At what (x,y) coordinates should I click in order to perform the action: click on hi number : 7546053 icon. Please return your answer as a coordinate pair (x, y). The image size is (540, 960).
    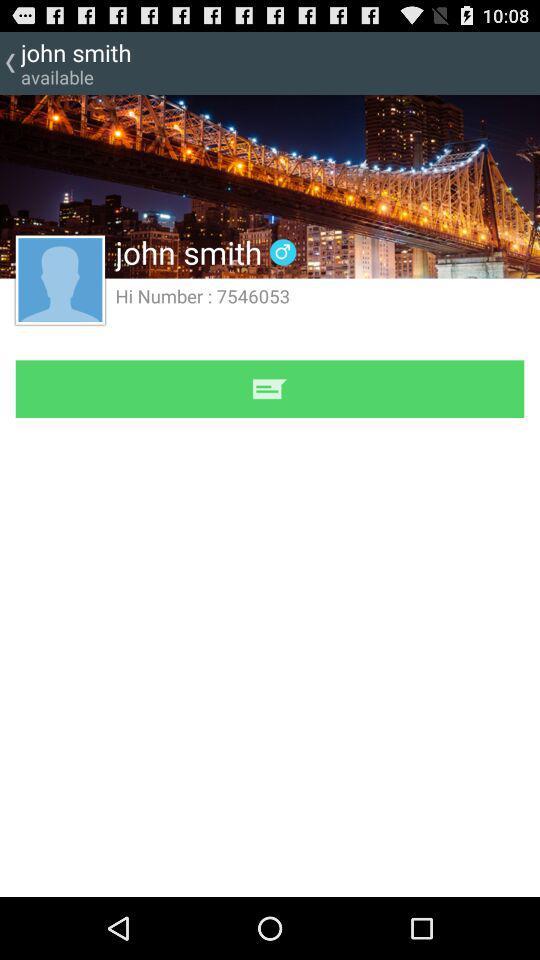
    Looking at the image, I should click on (202, 294).